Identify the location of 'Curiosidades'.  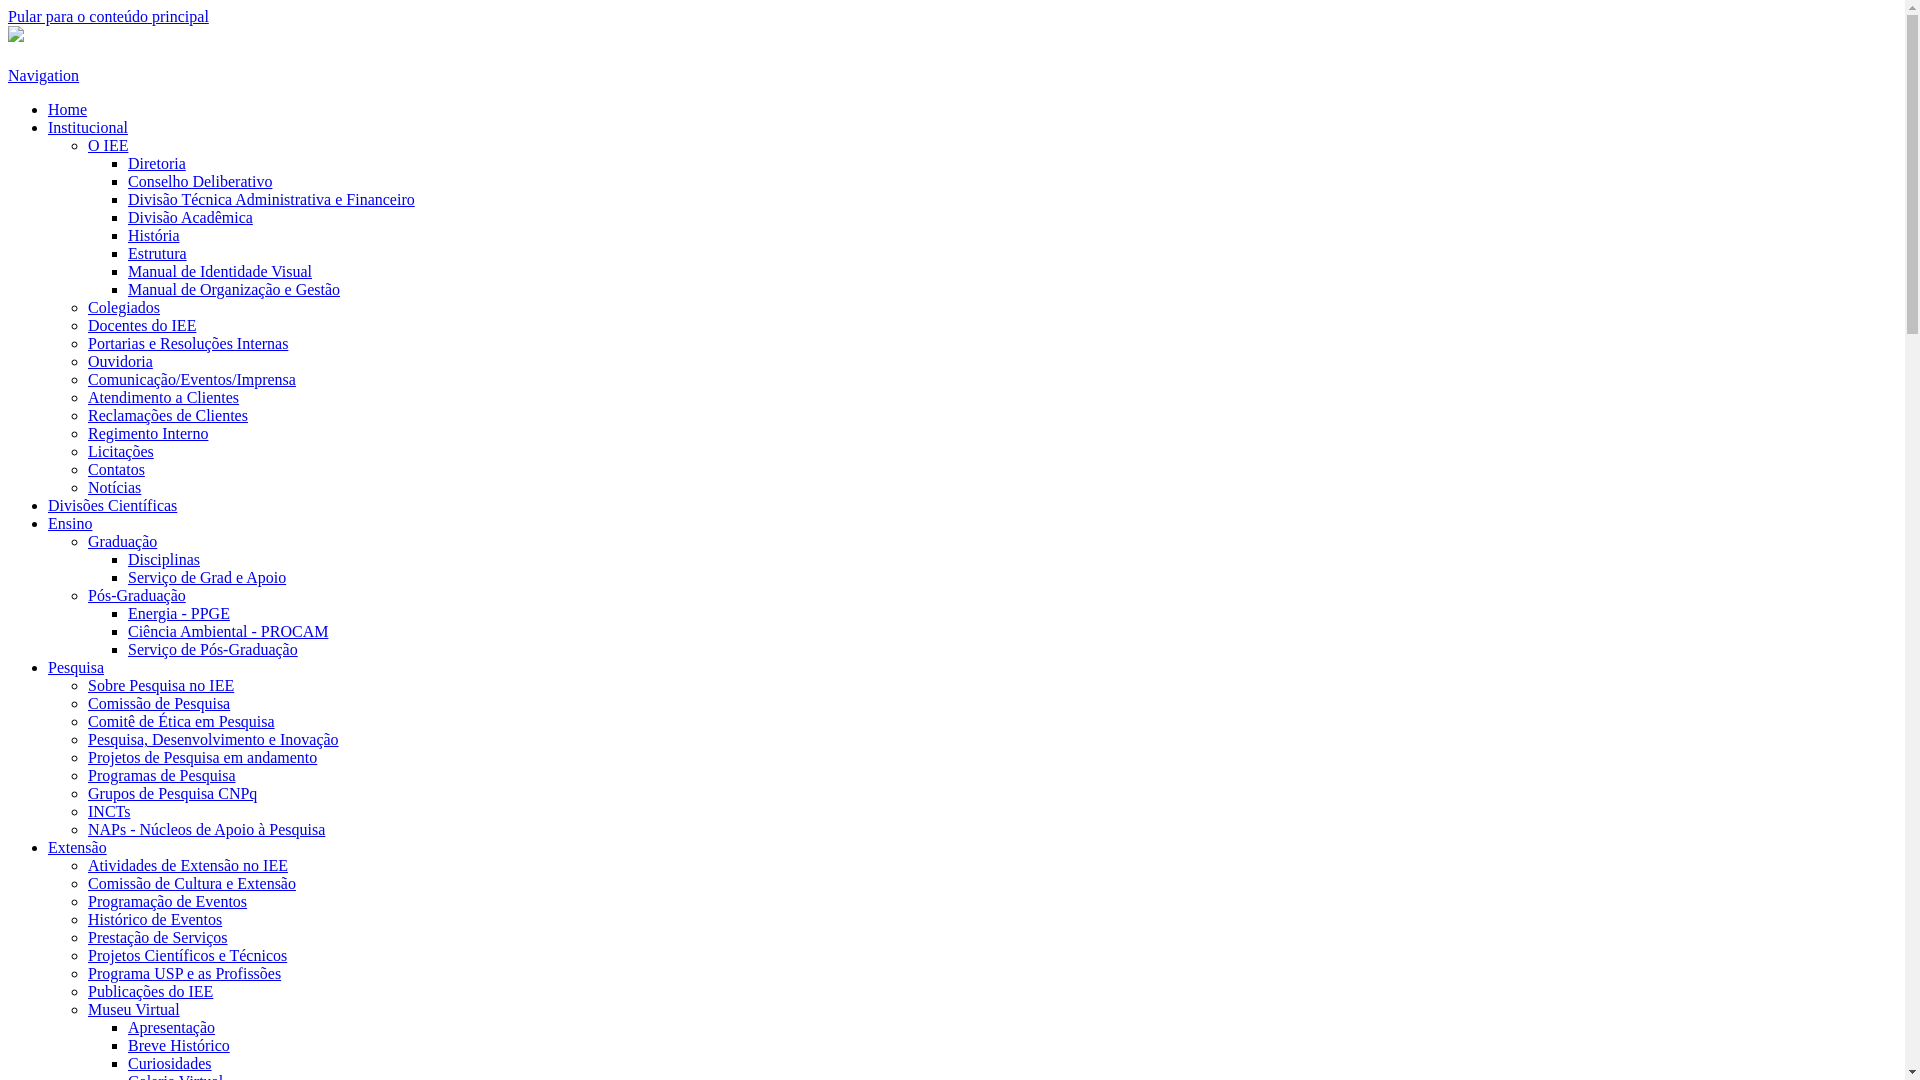
(169, 1062).